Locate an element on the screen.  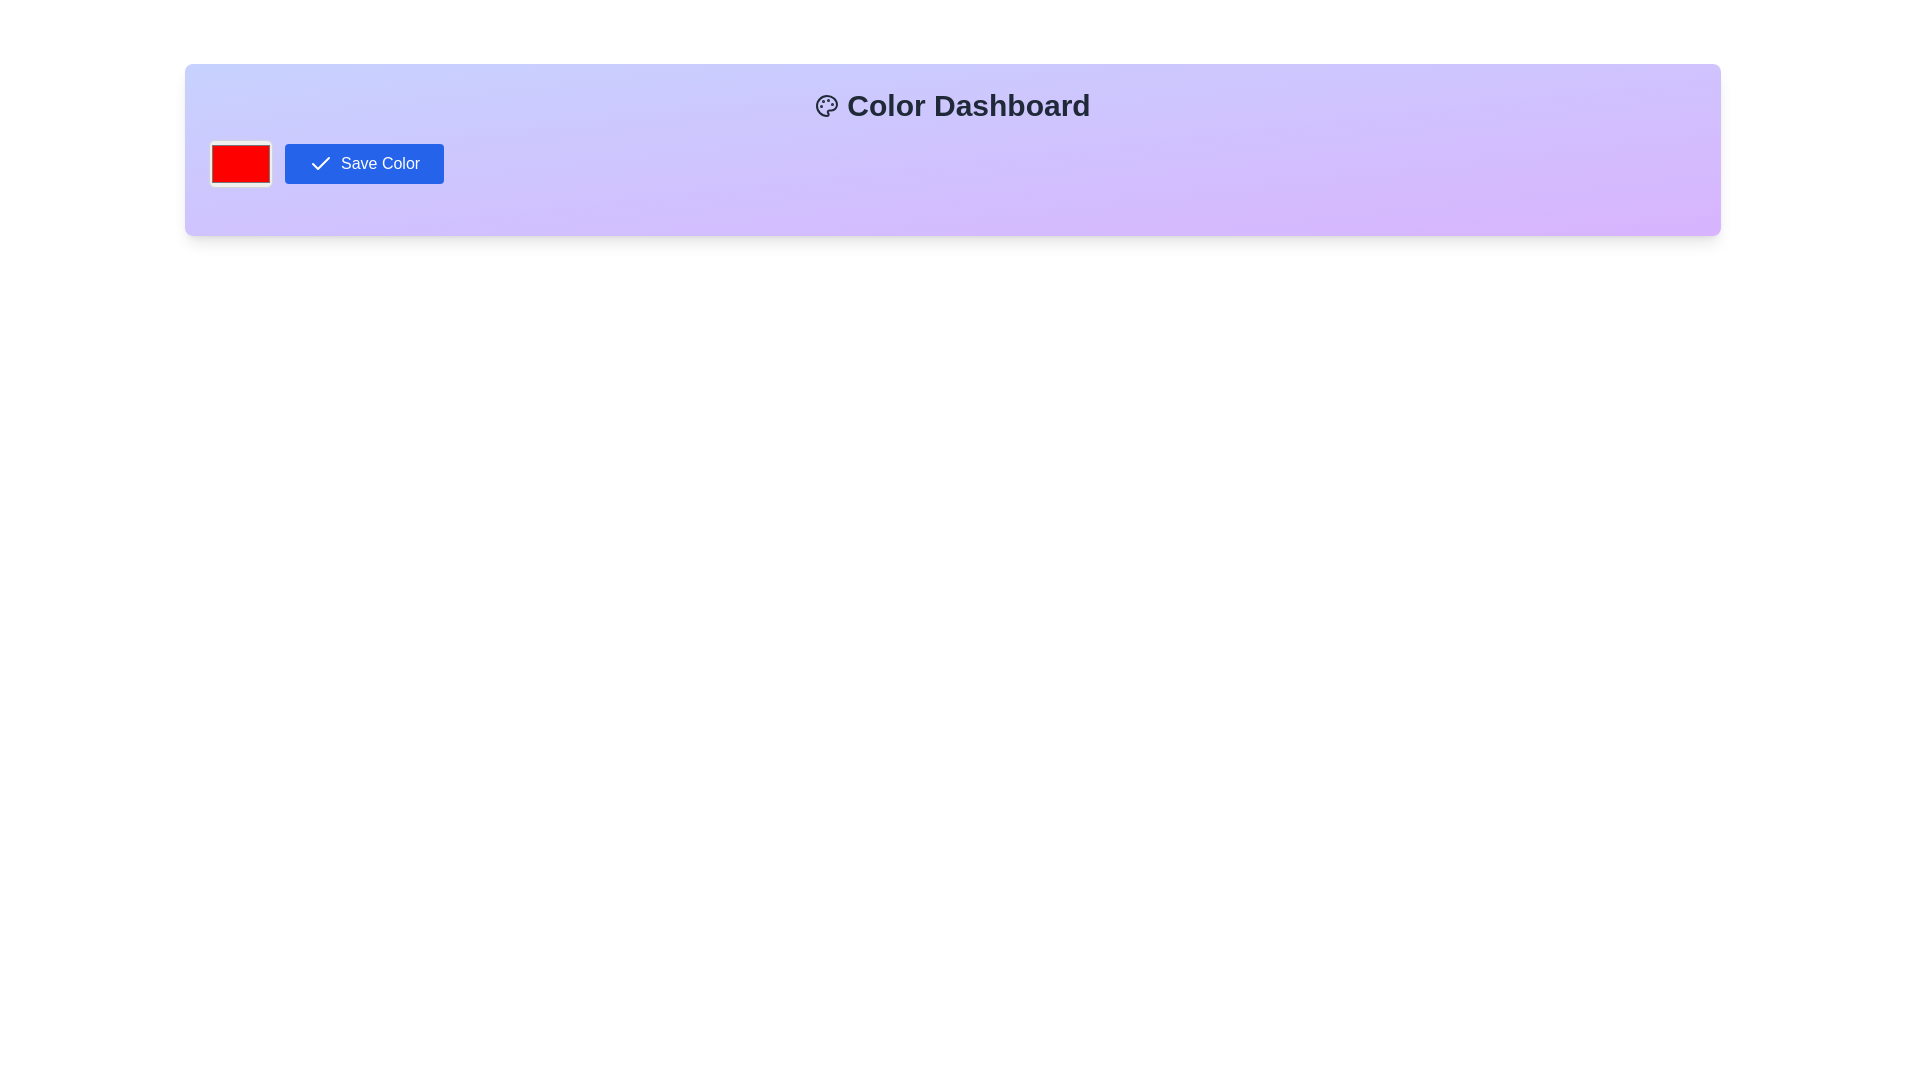
the black and white palette icon located to the left of the 'Color Dashboard' text is located at coordinates (827, 105).